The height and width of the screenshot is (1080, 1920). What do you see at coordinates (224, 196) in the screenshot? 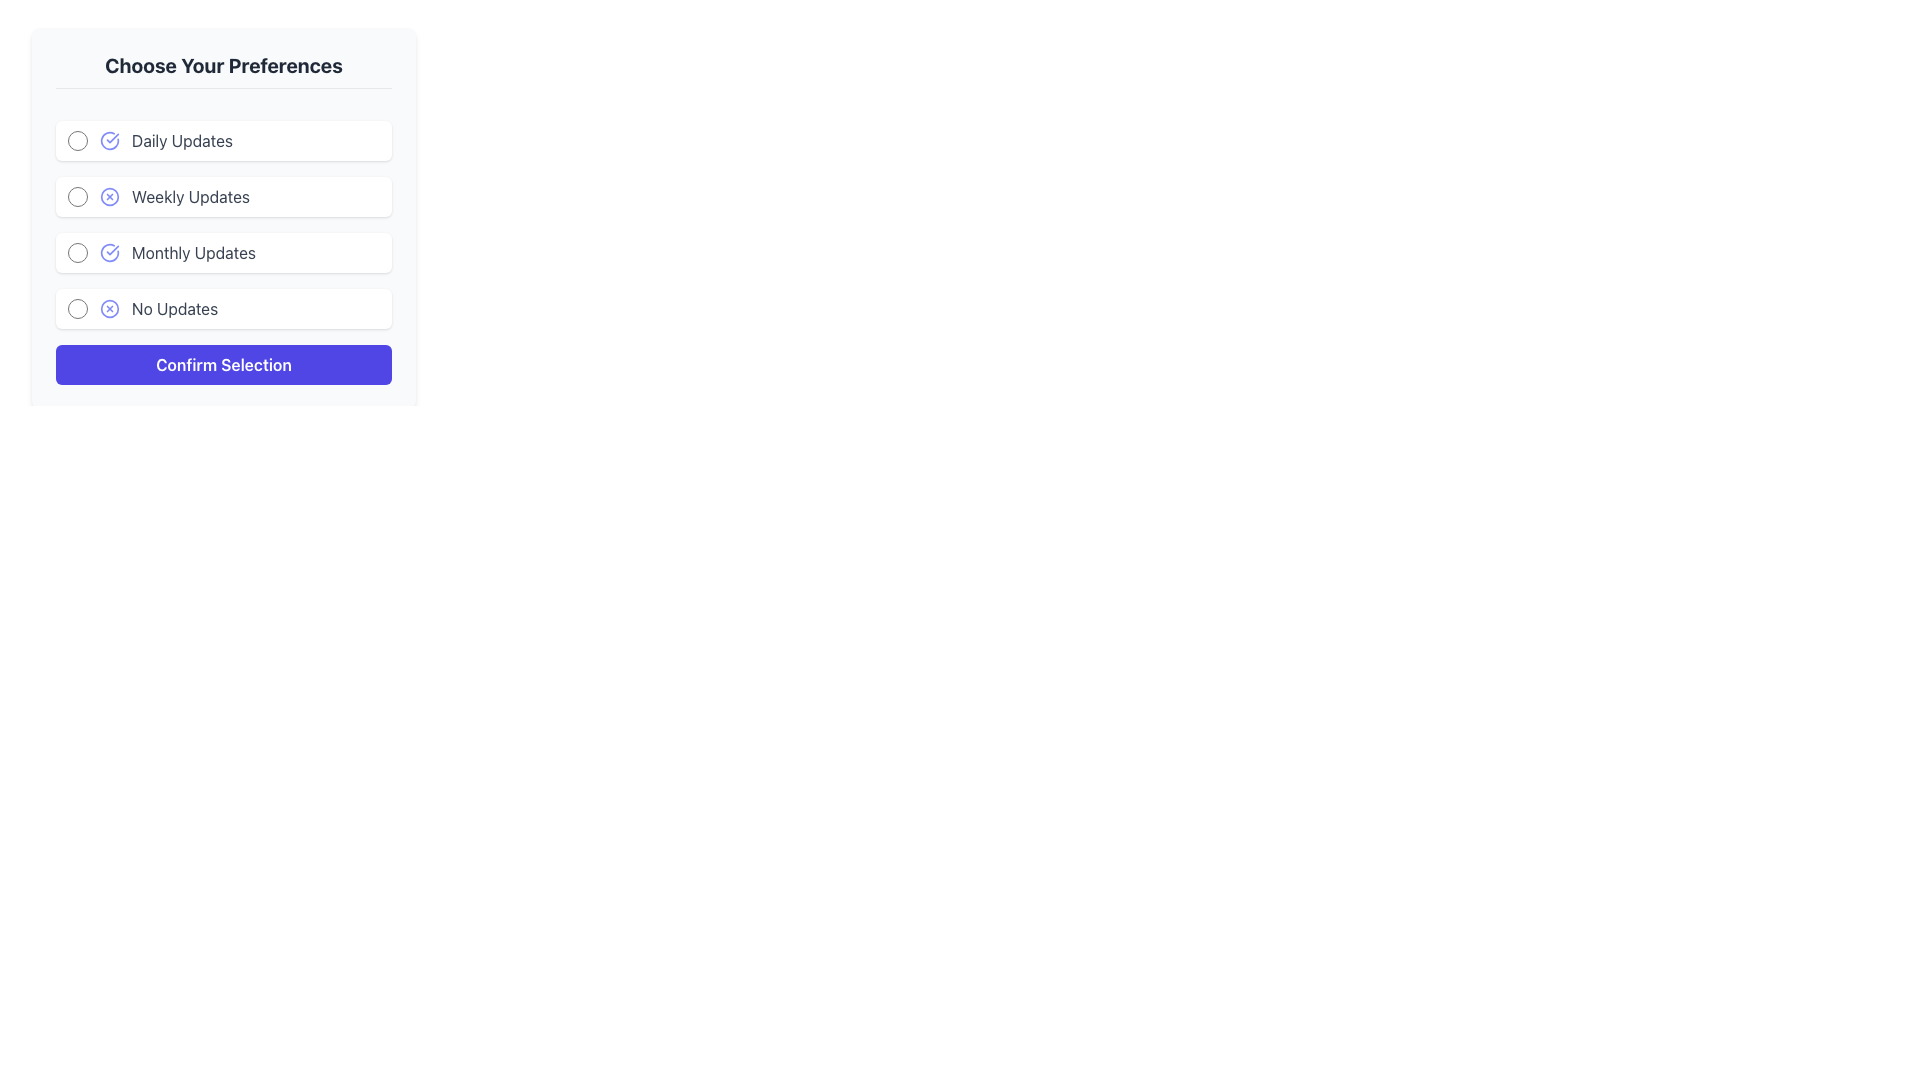
I see `the 'Weekly Updates' radio button option` at bounding box center [224, 196].